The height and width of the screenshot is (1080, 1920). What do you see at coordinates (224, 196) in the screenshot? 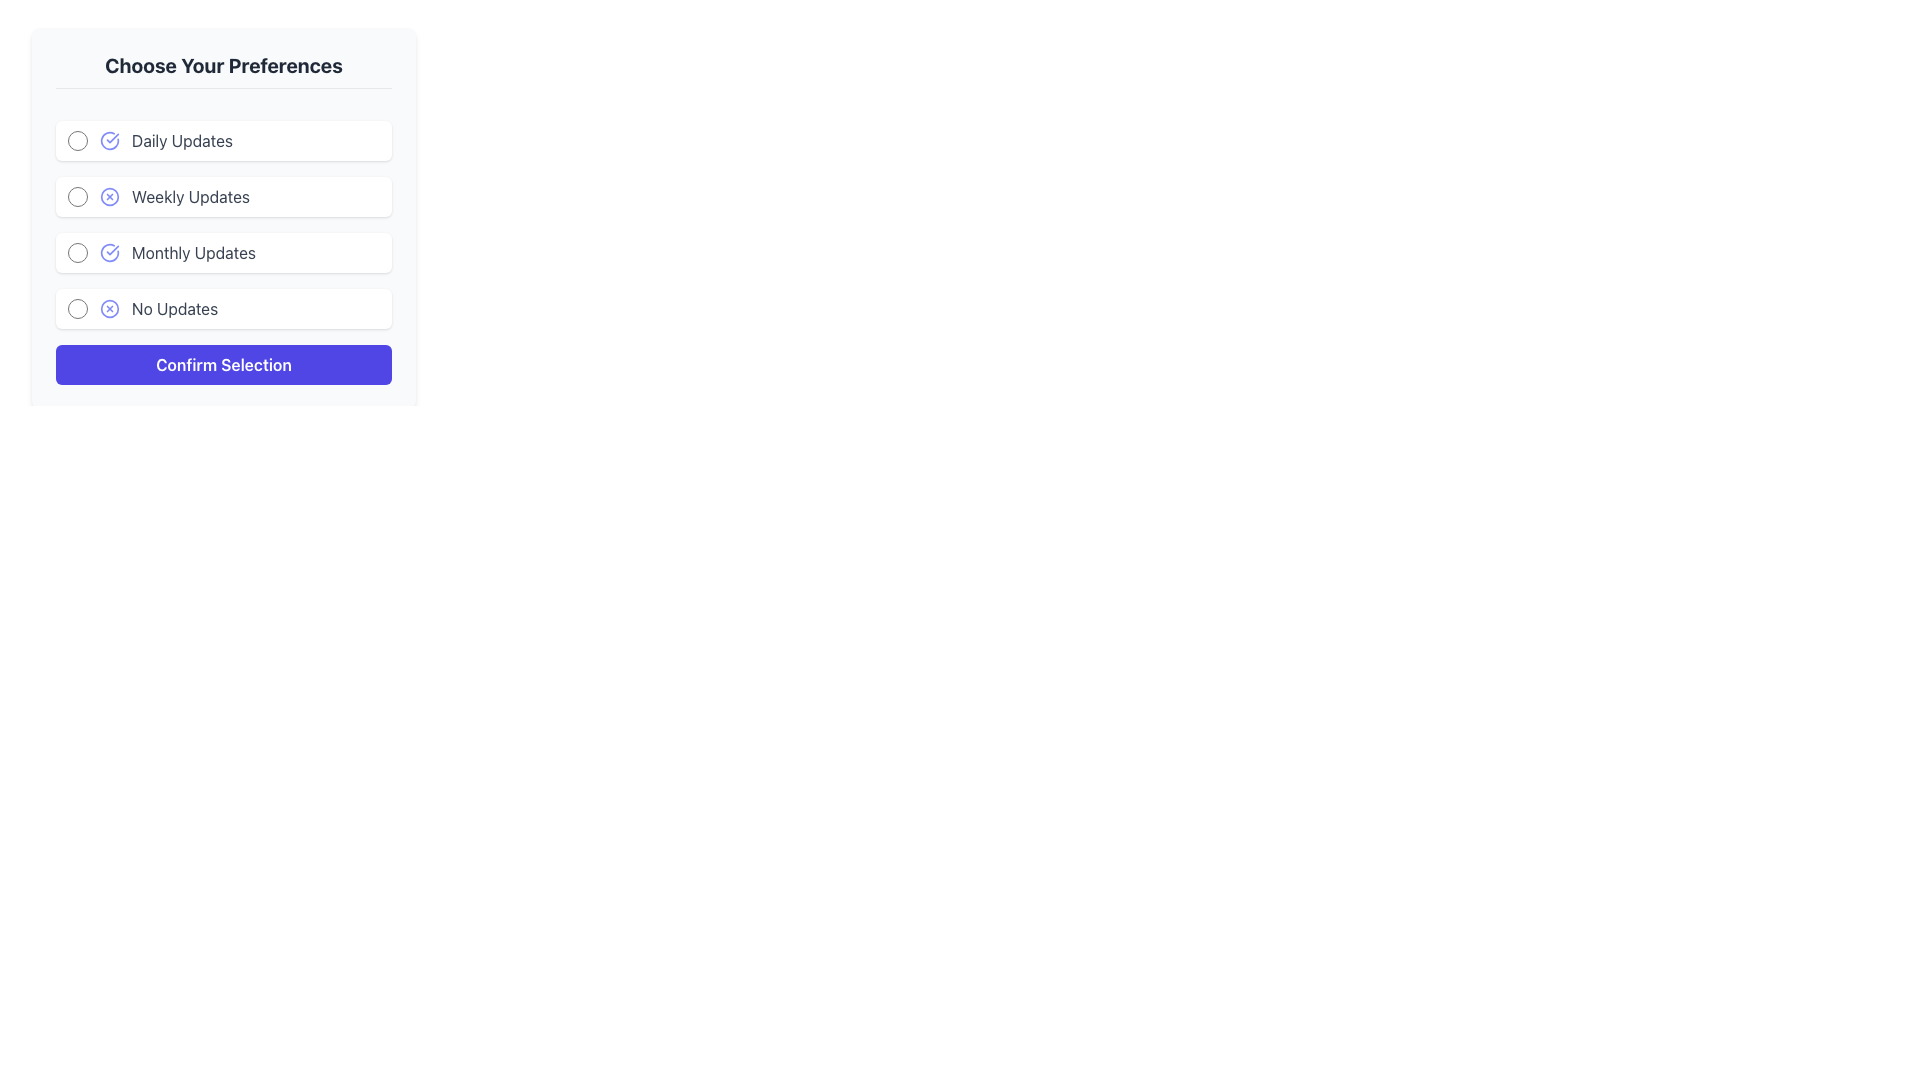
I see `the 'Weekly Updates' radio button option` at bounding box center [224, 196].